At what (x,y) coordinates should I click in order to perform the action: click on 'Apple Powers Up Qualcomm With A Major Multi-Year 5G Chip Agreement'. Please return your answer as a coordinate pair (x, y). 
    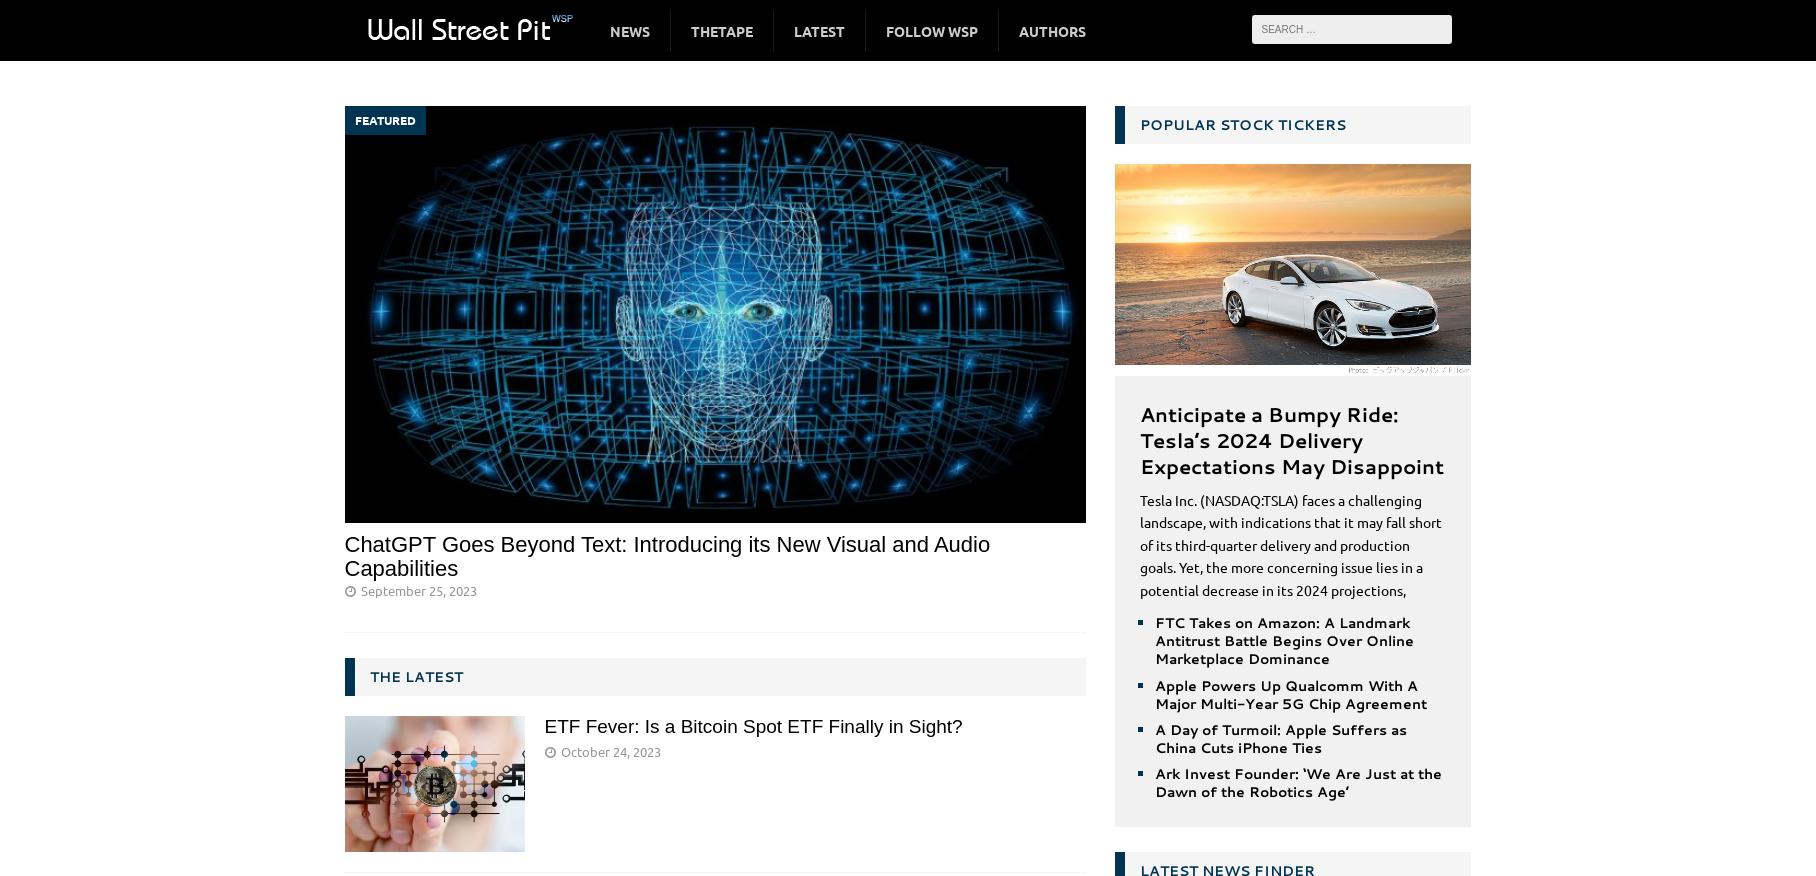
    Looking at the image, I should click on (1289, 692).